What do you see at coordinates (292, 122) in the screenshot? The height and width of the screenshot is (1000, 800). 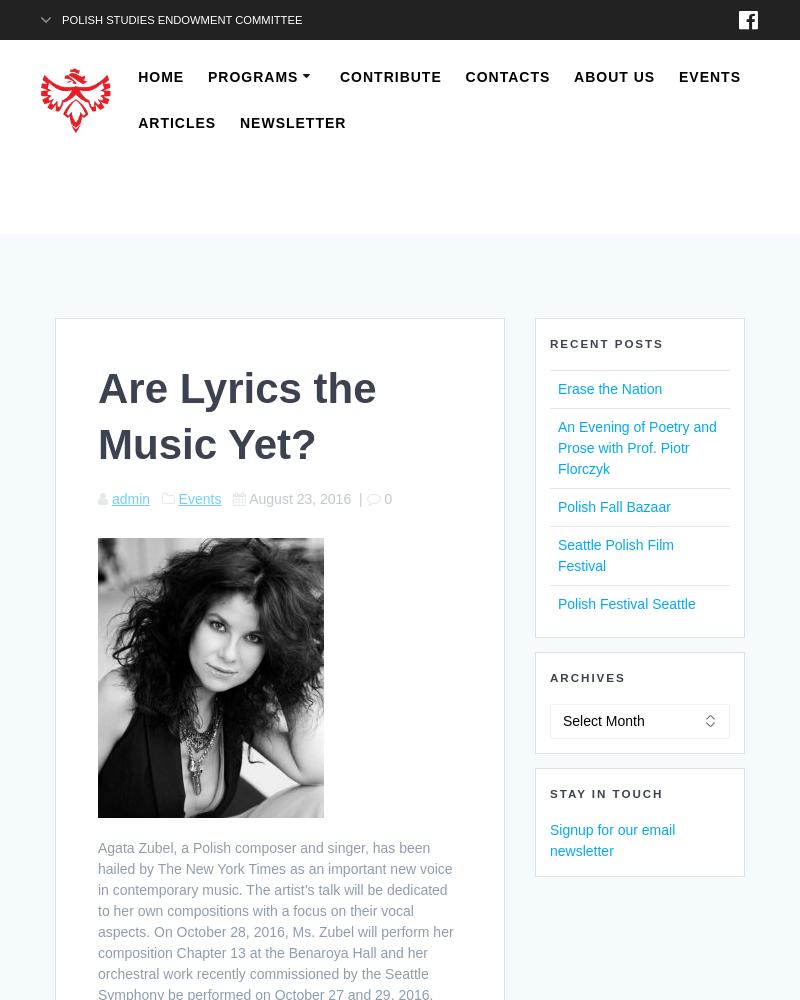 I see `'Newsletter'` at bounding box center [292, 122].